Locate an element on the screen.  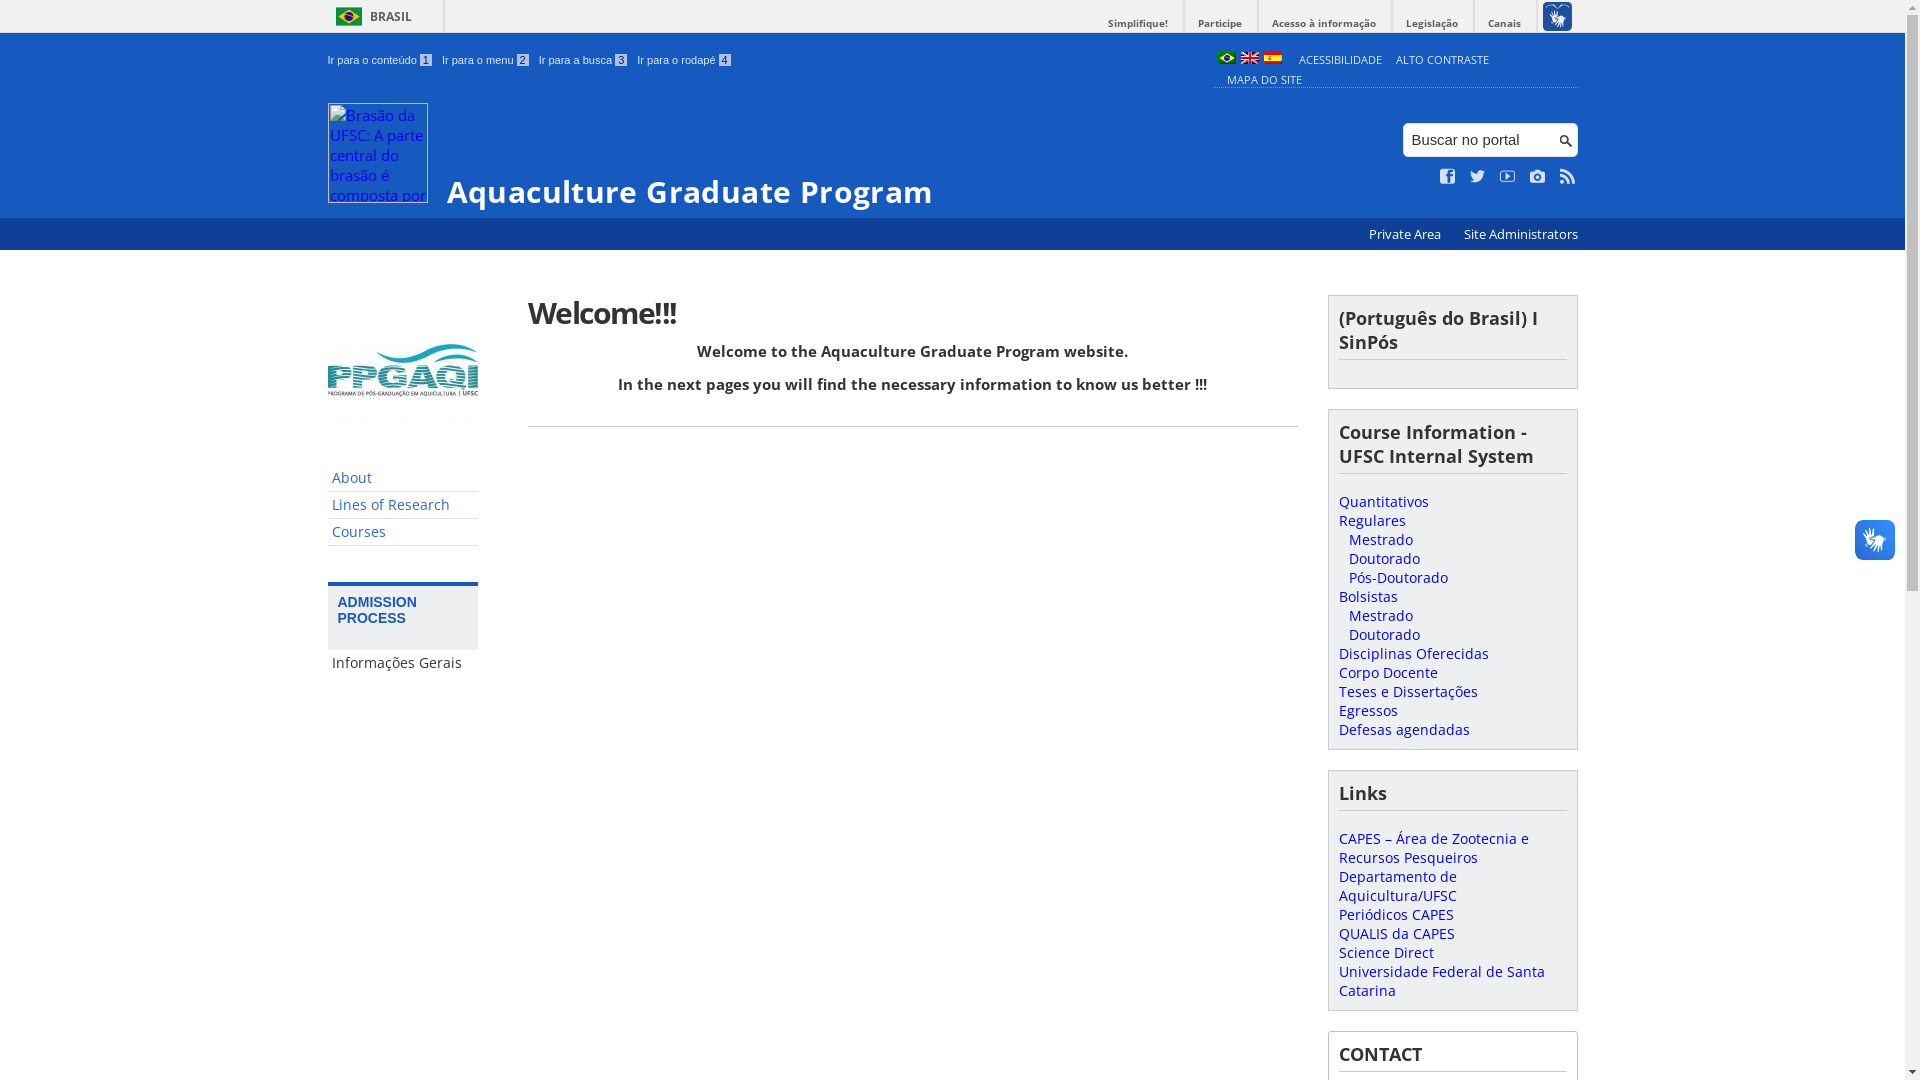
'Universidade Federal de Santa Catarina' is located at coordinates (1440, 979).